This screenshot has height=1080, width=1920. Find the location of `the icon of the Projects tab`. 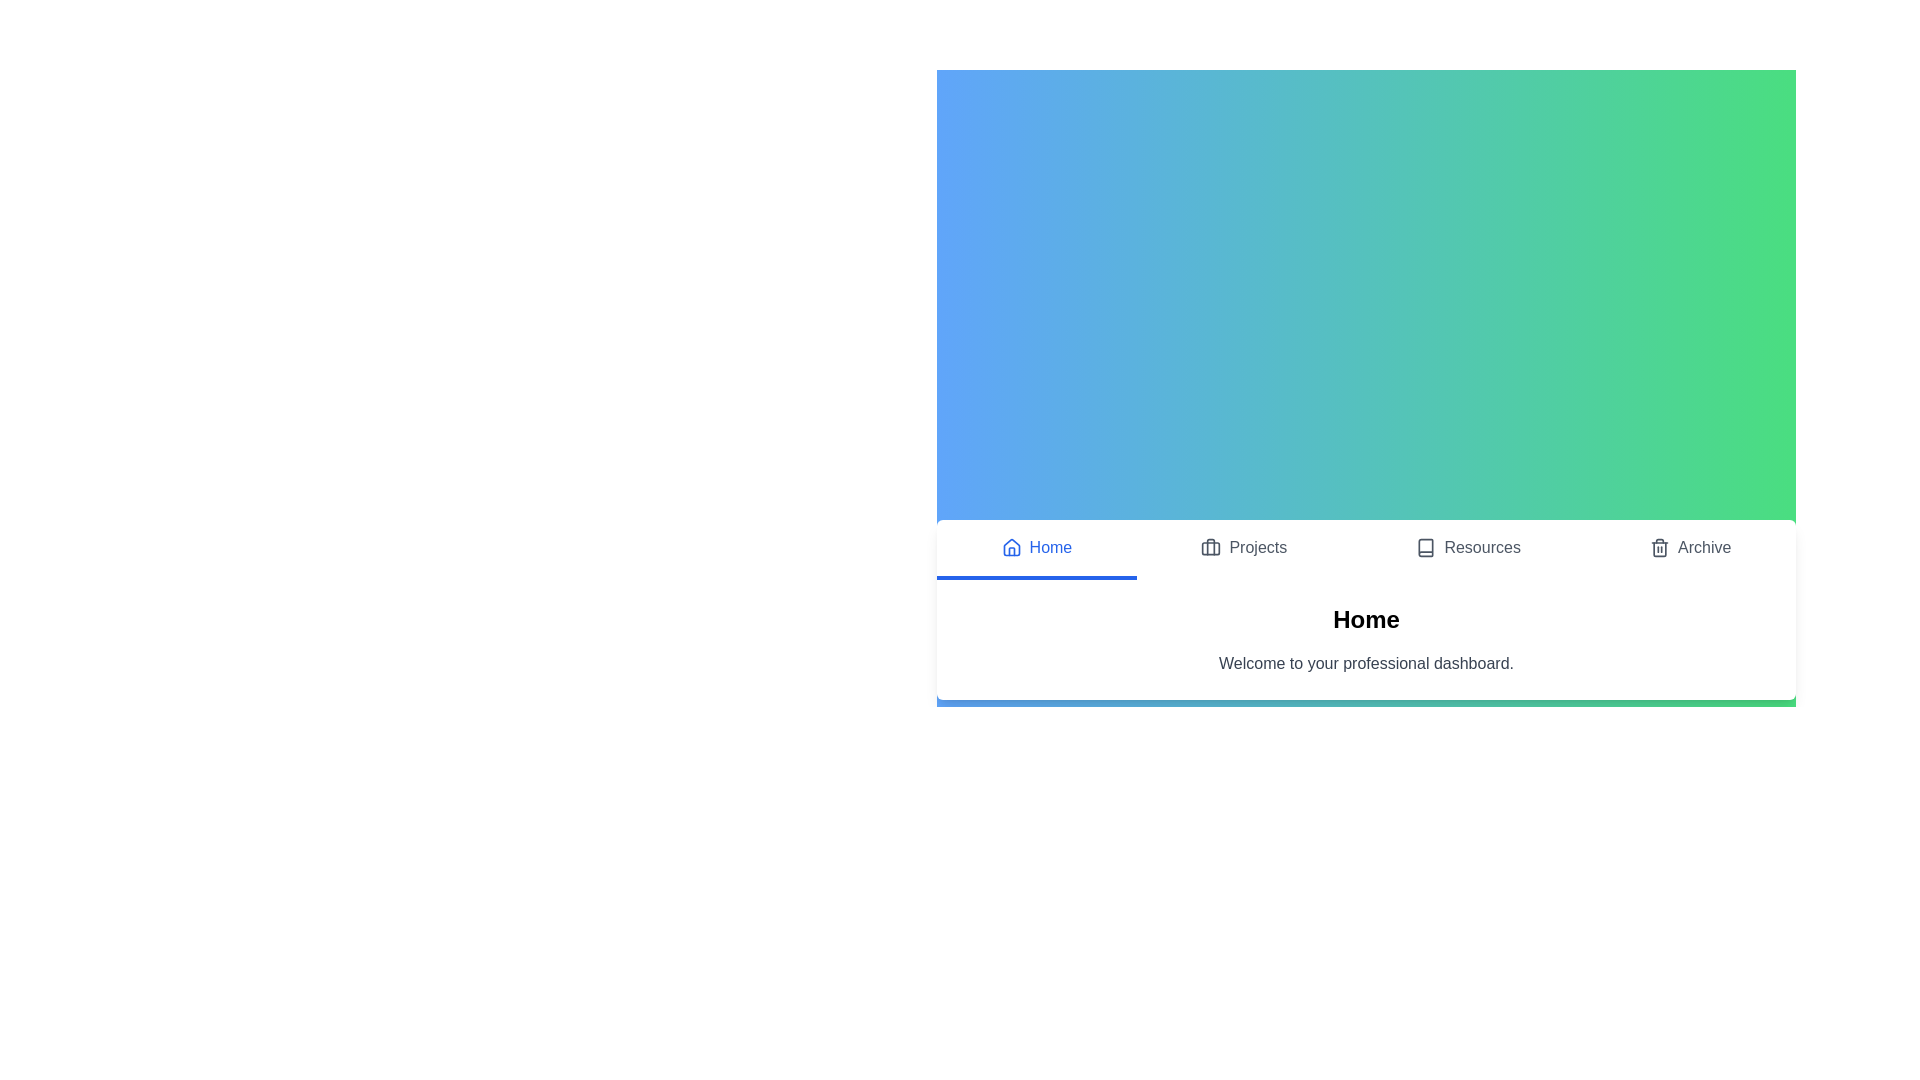

the icon of the Projects tab is located at coordinates (1210, 547).